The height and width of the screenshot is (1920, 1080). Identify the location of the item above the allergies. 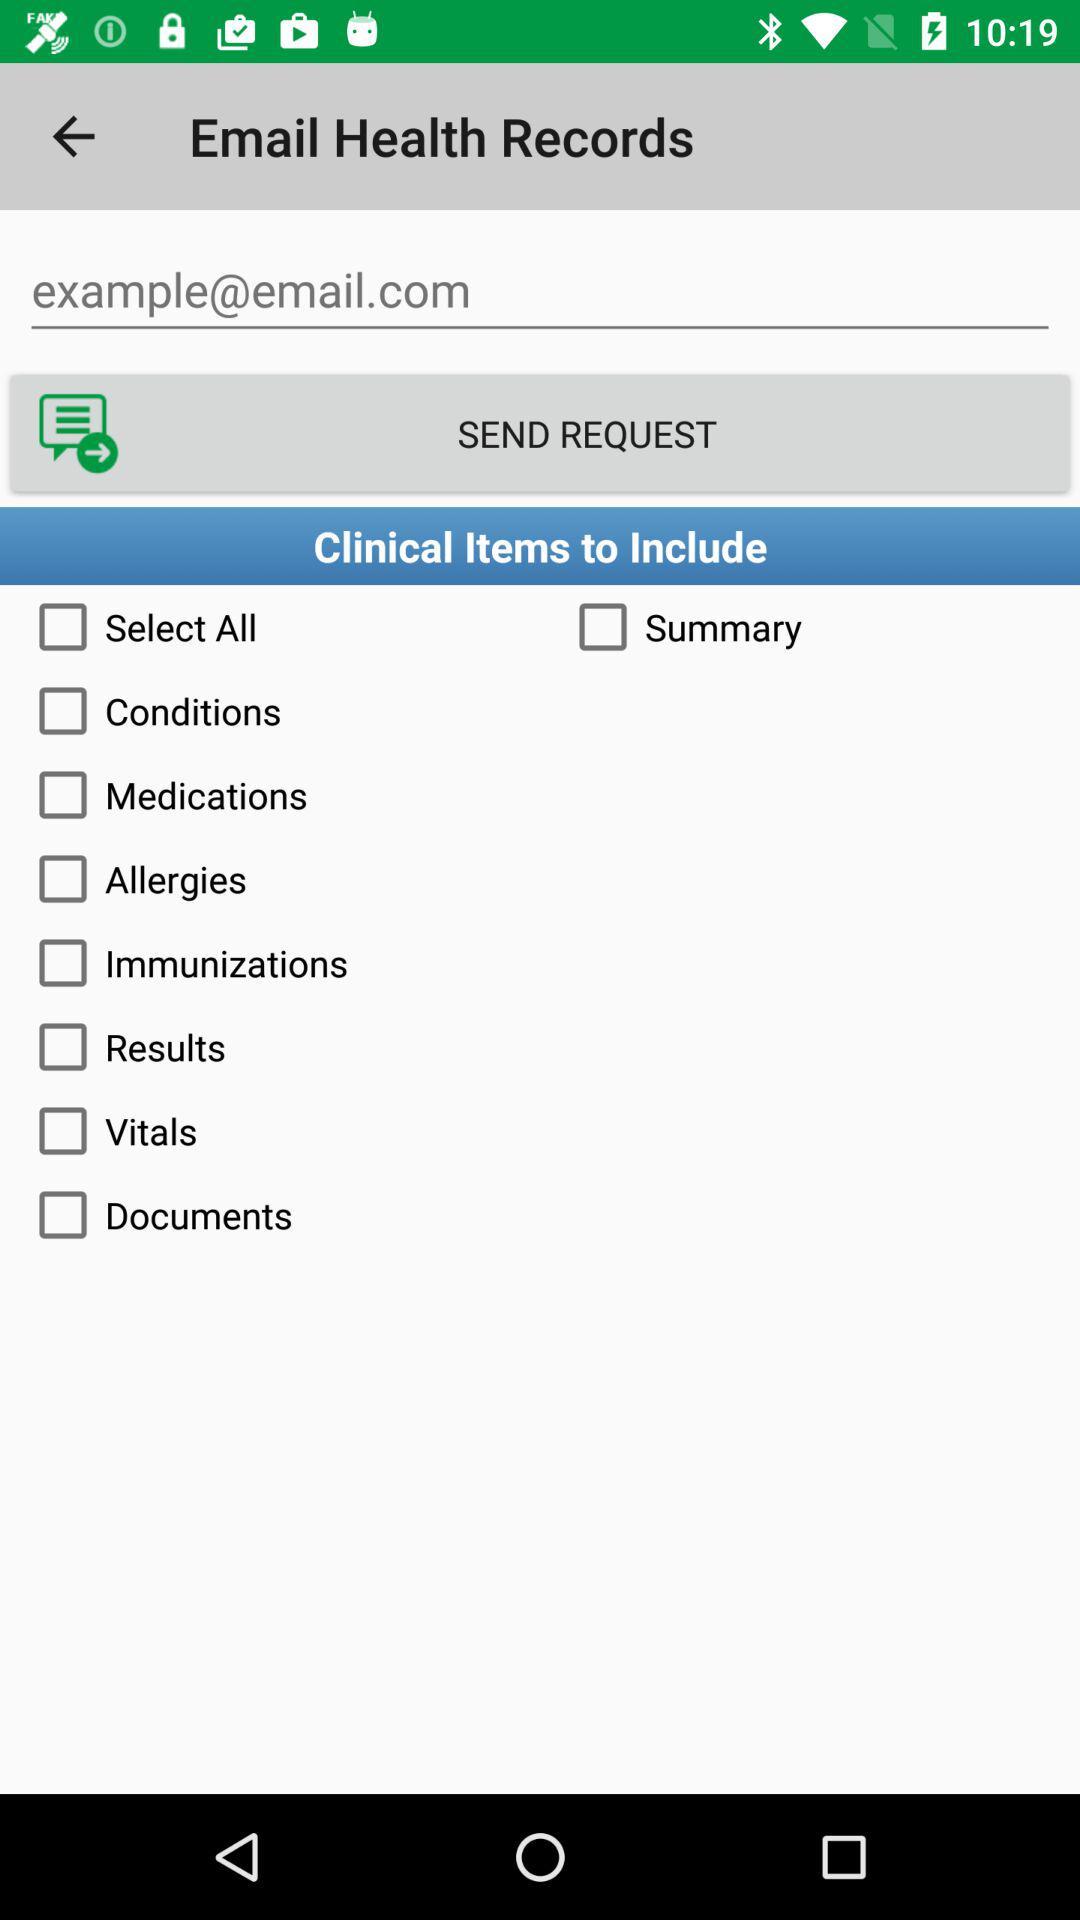
(540, 794).